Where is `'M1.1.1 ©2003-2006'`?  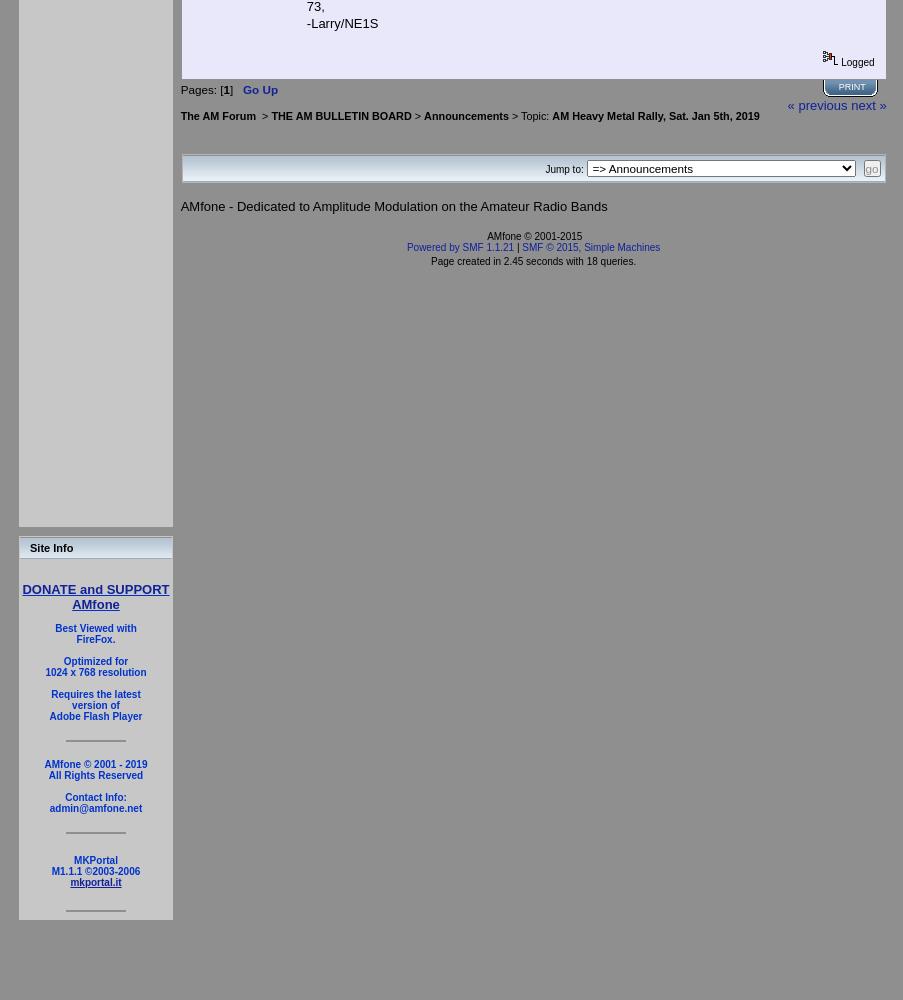 'M1.1.1 ©2003-2006' is located at coordinates (95, 870).